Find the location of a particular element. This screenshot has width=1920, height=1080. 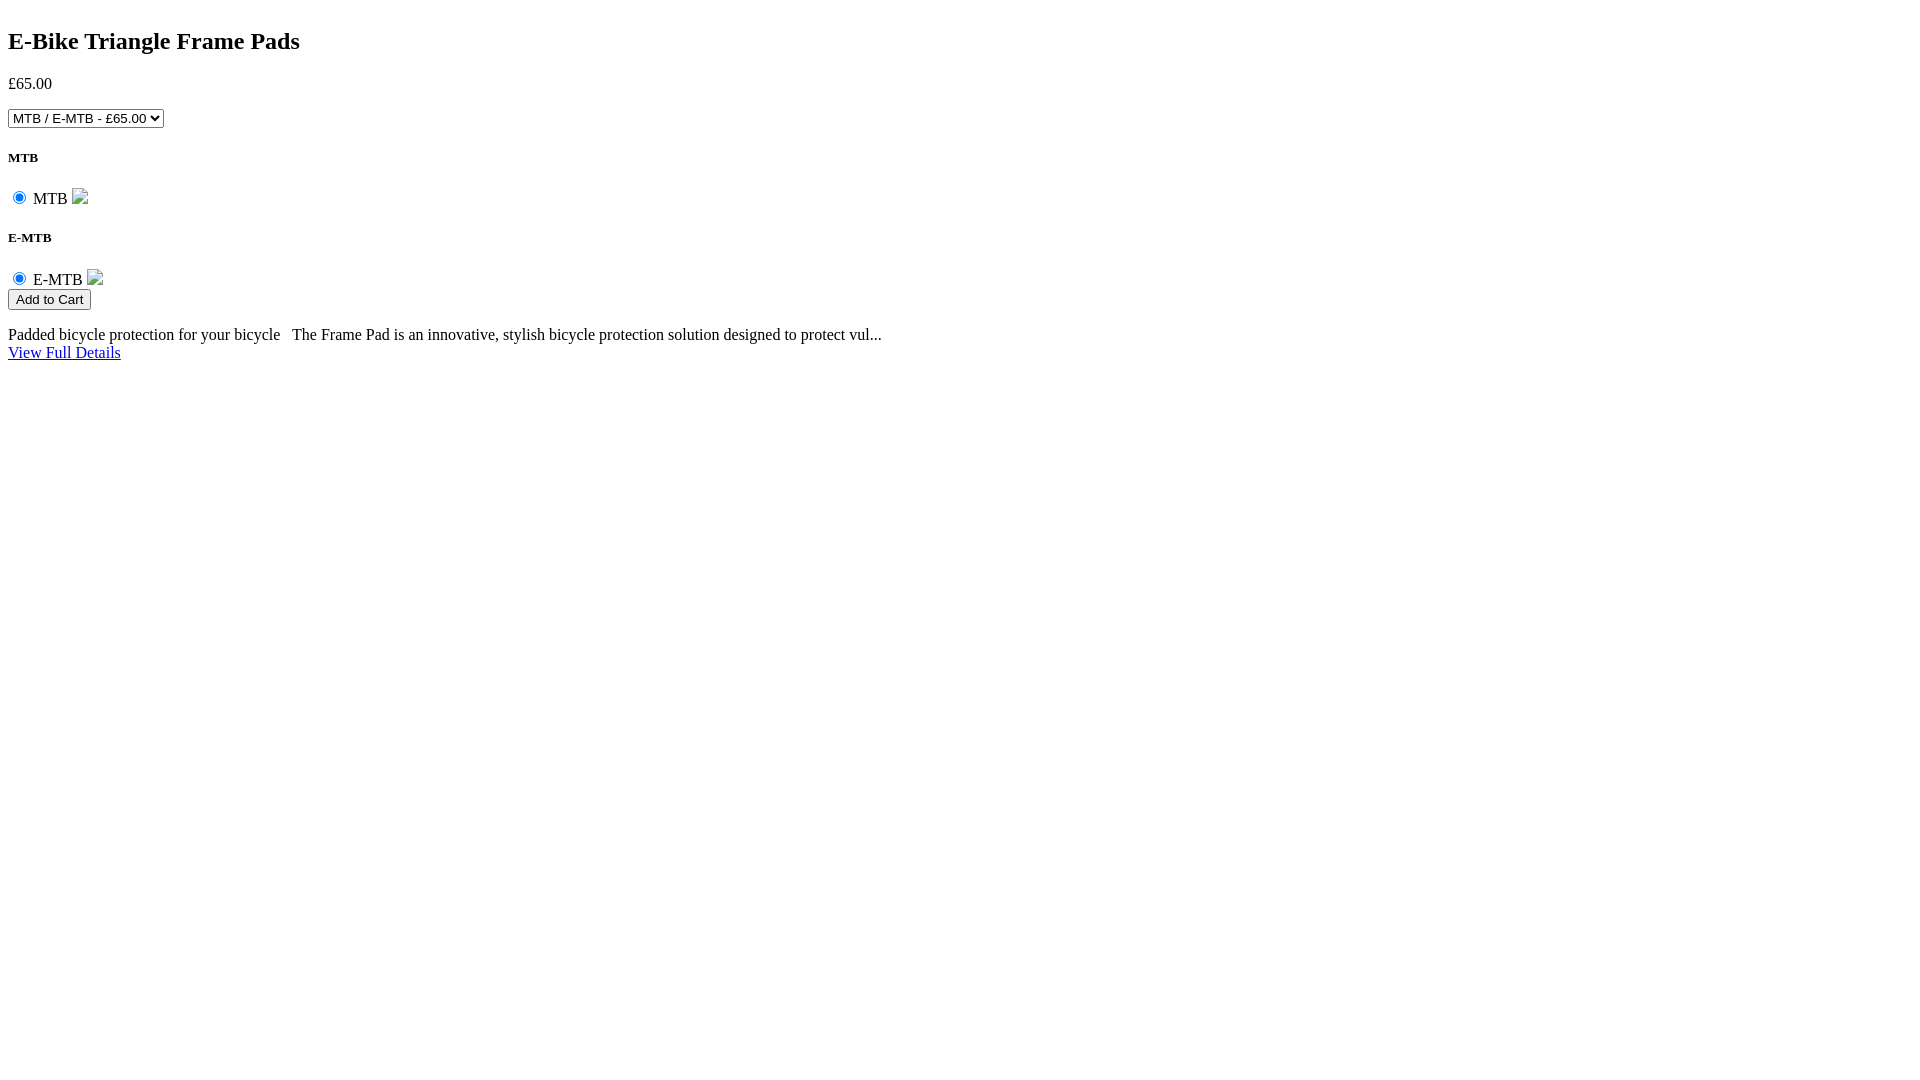

'View Full Details' is located at coordinates (64, 351).